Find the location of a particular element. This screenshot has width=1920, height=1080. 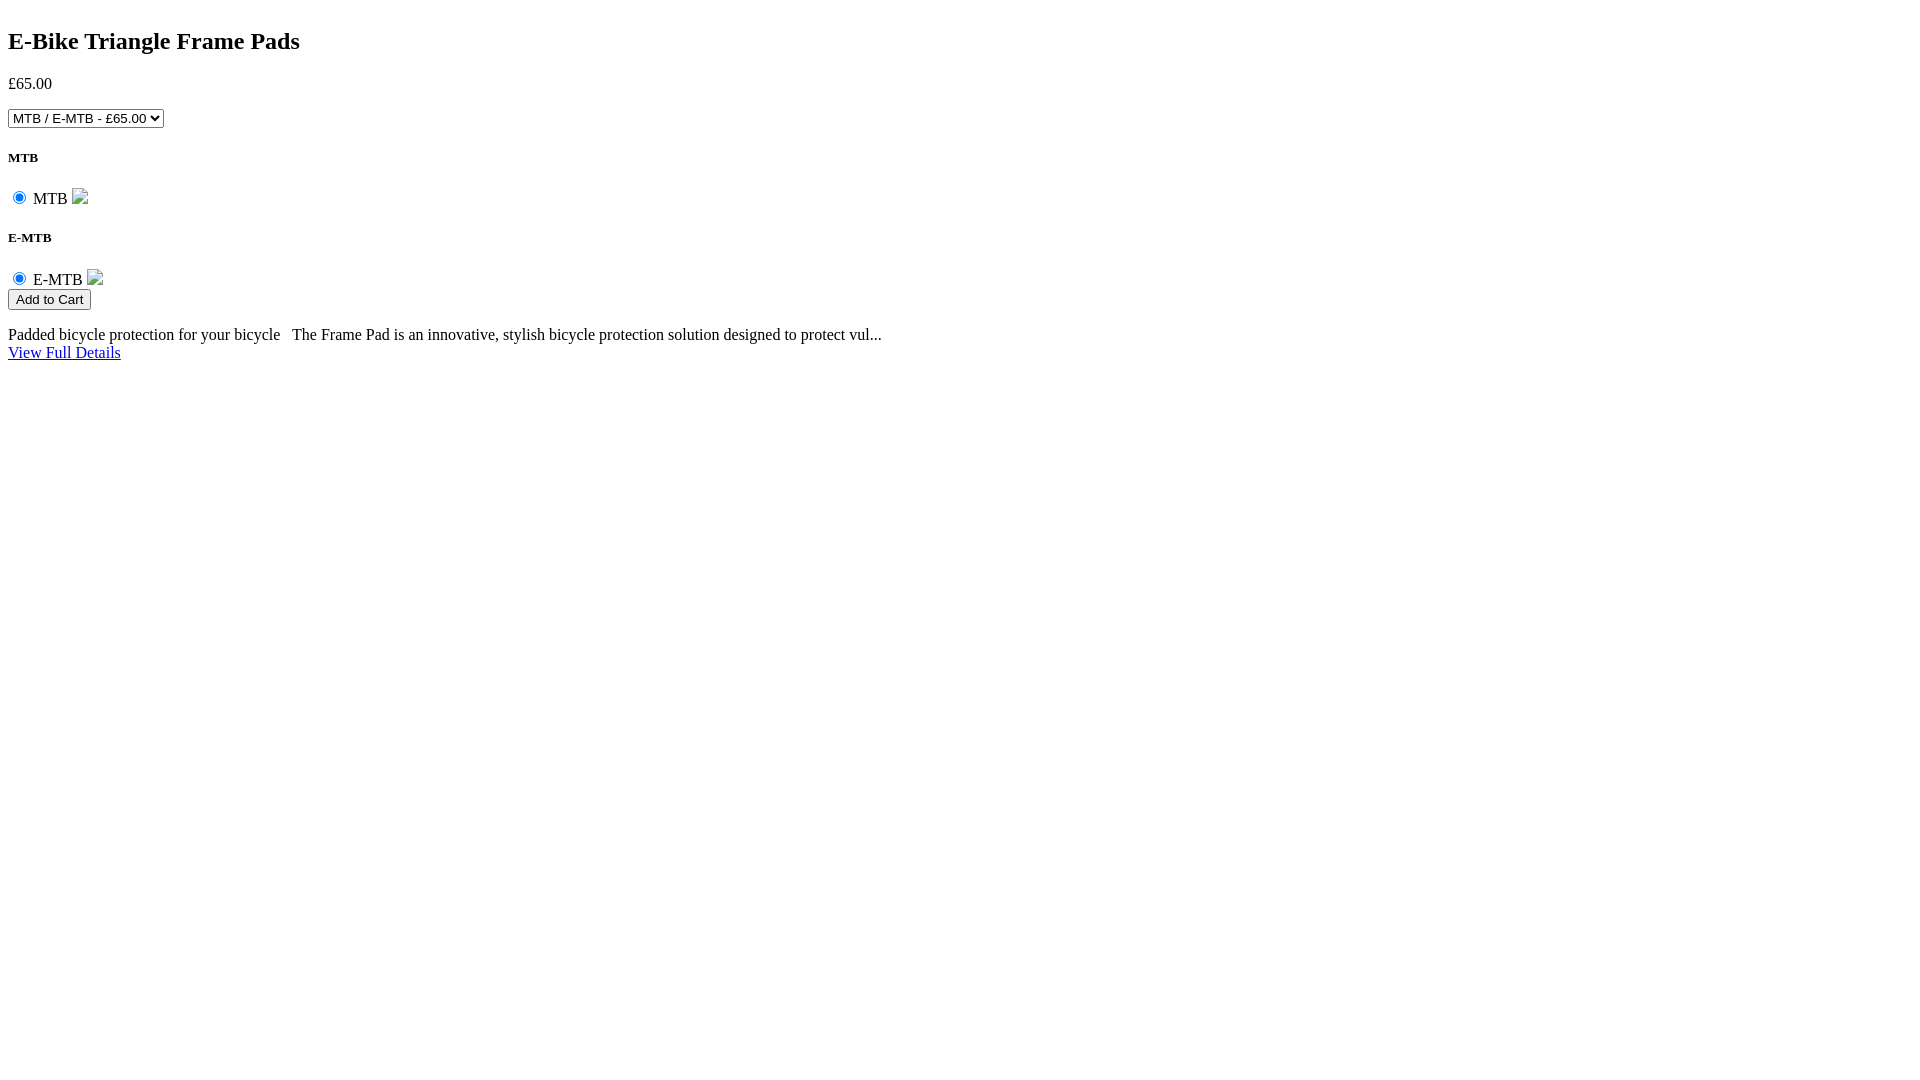

'View Full Details' is located at coordinates (64, 351).